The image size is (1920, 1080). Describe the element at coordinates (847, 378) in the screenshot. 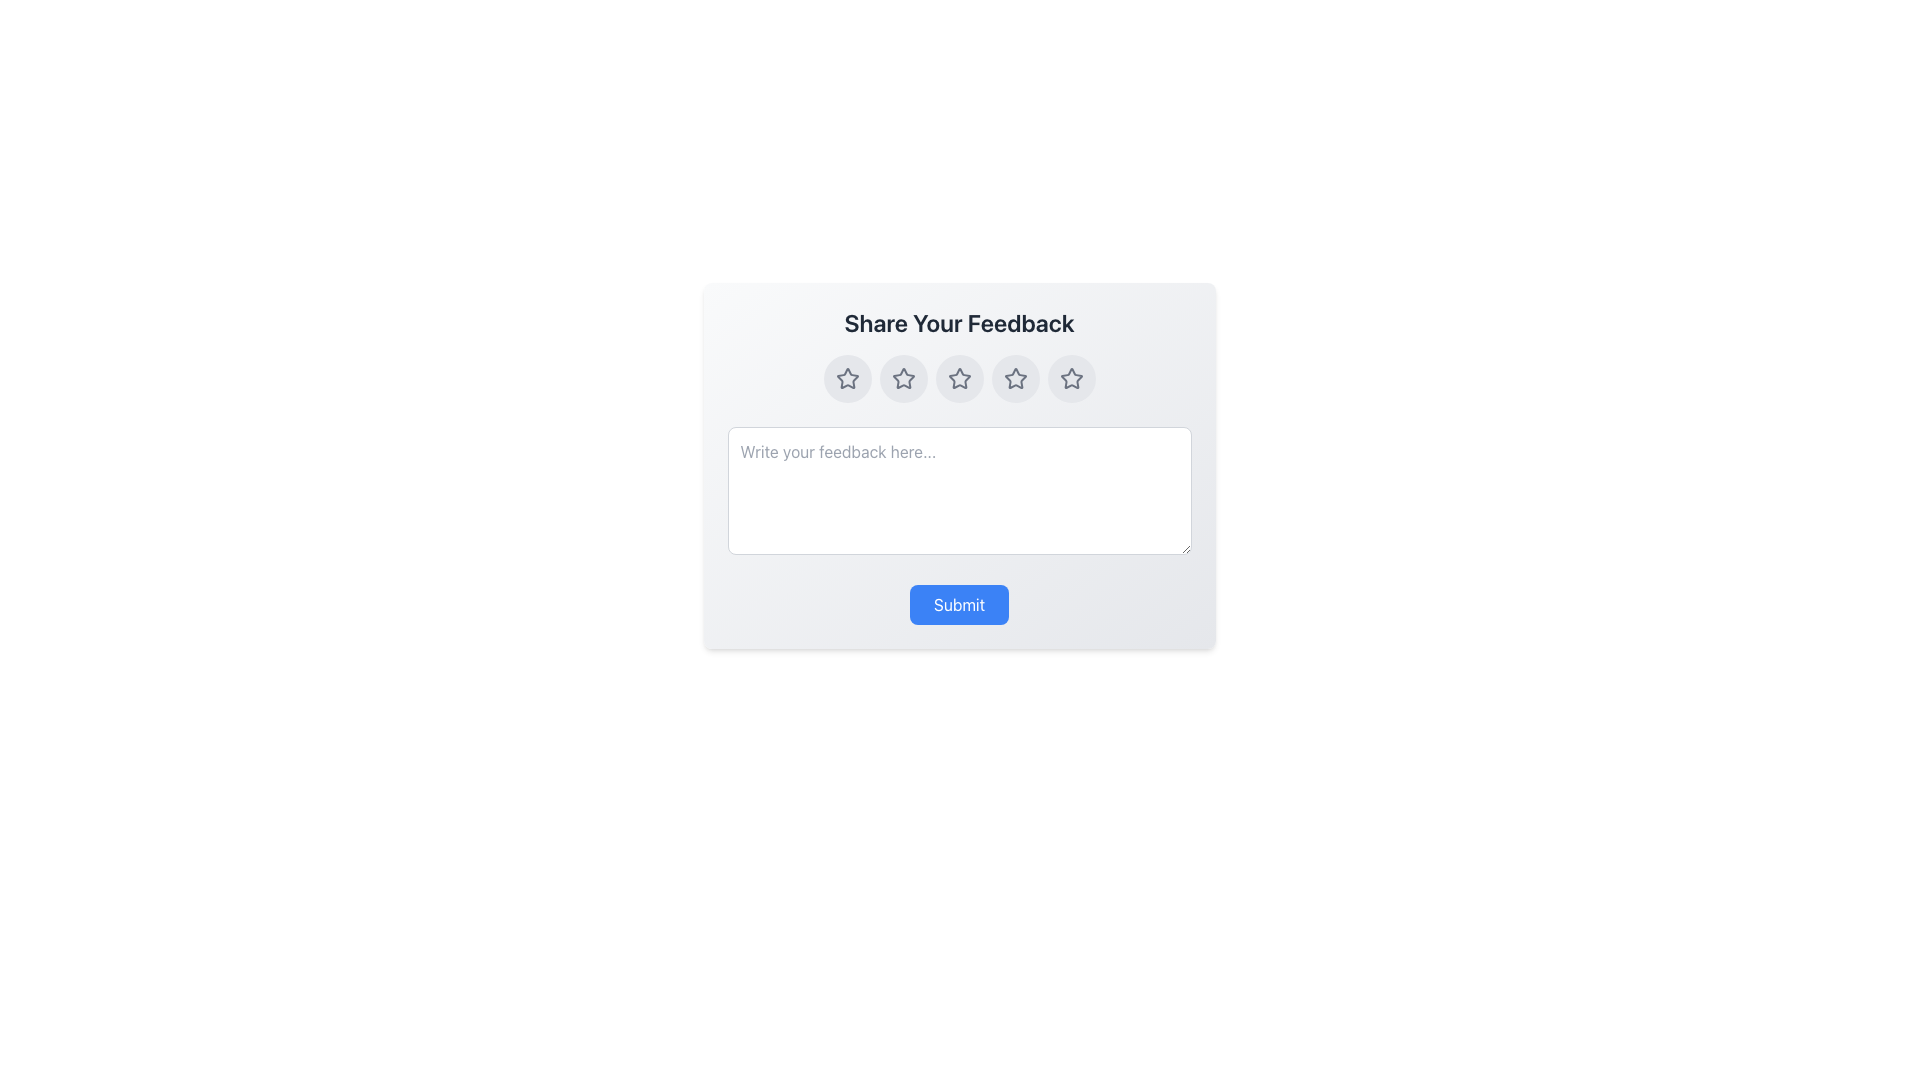

I see `the first star icon in the rating system to give a 1-star rating` at that location.